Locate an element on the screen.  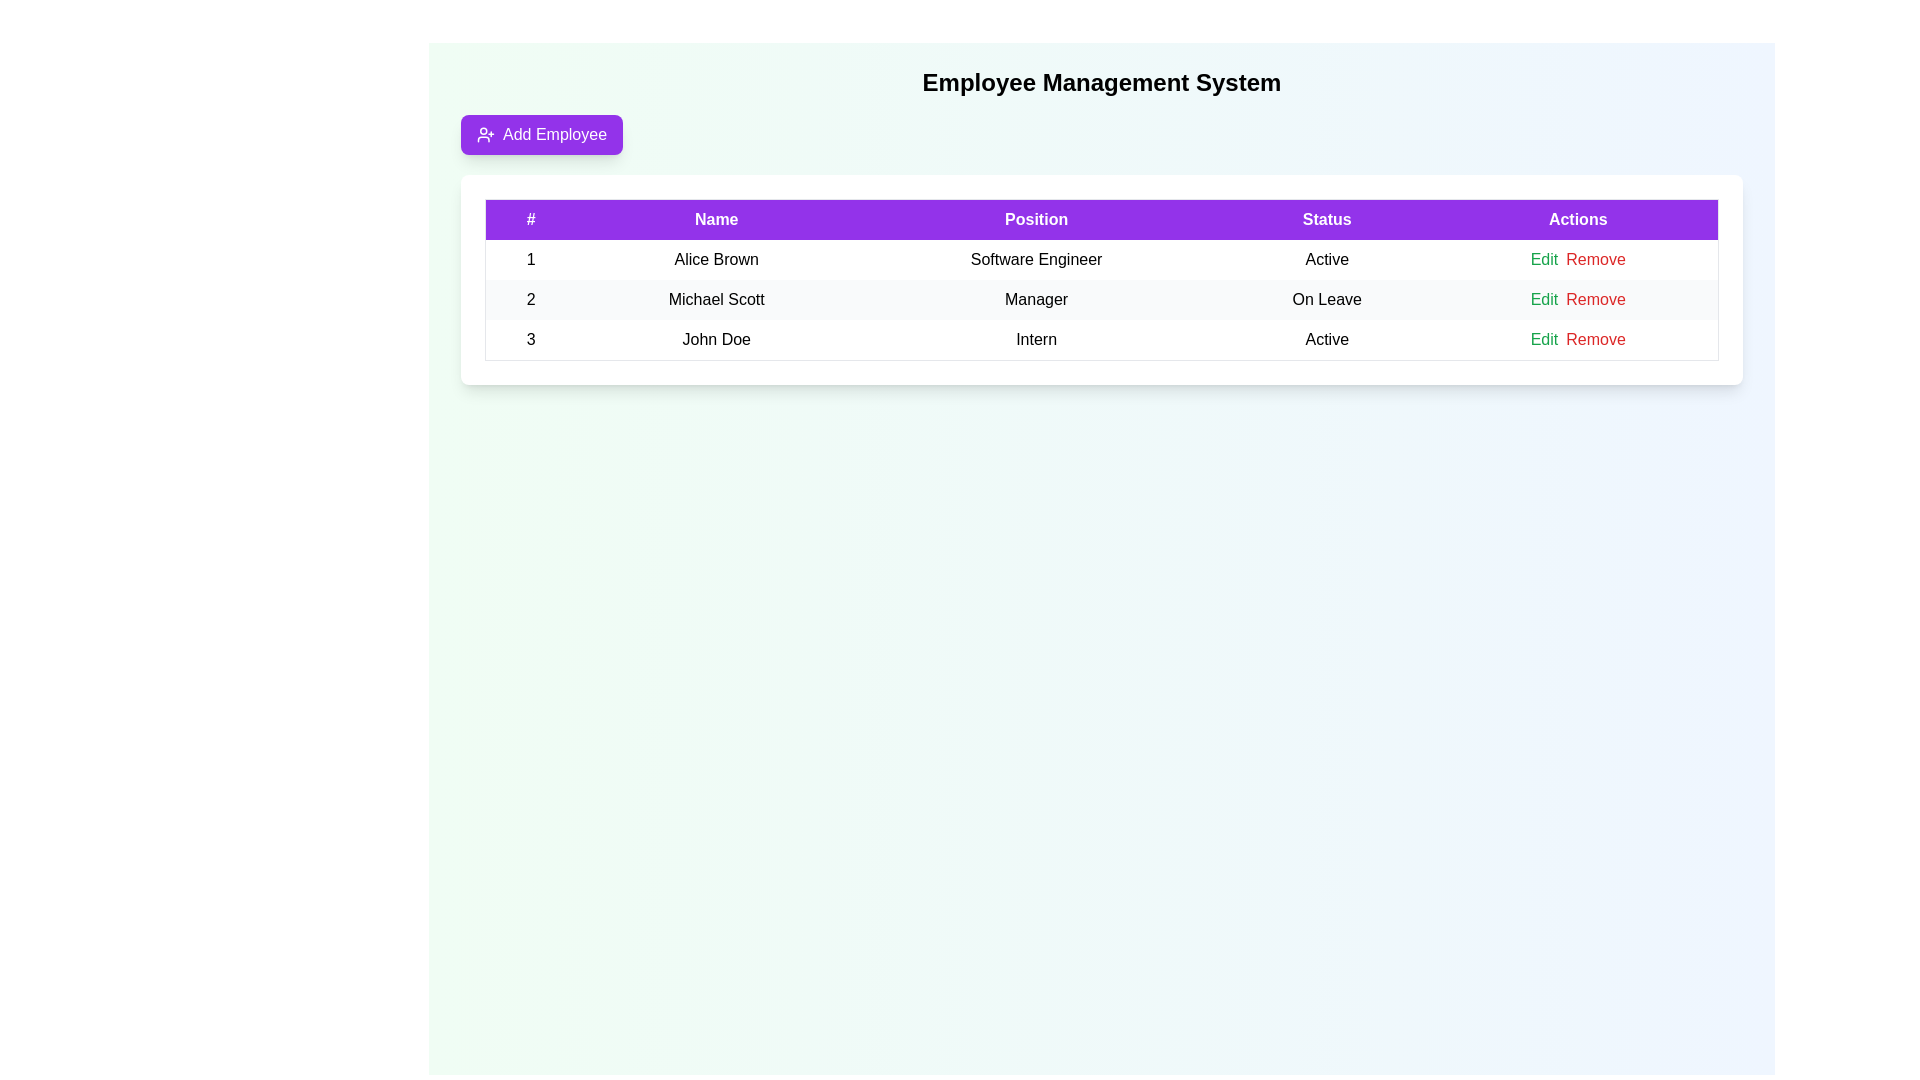
the 'Add Employee' button is located at coordinates (542, 135).